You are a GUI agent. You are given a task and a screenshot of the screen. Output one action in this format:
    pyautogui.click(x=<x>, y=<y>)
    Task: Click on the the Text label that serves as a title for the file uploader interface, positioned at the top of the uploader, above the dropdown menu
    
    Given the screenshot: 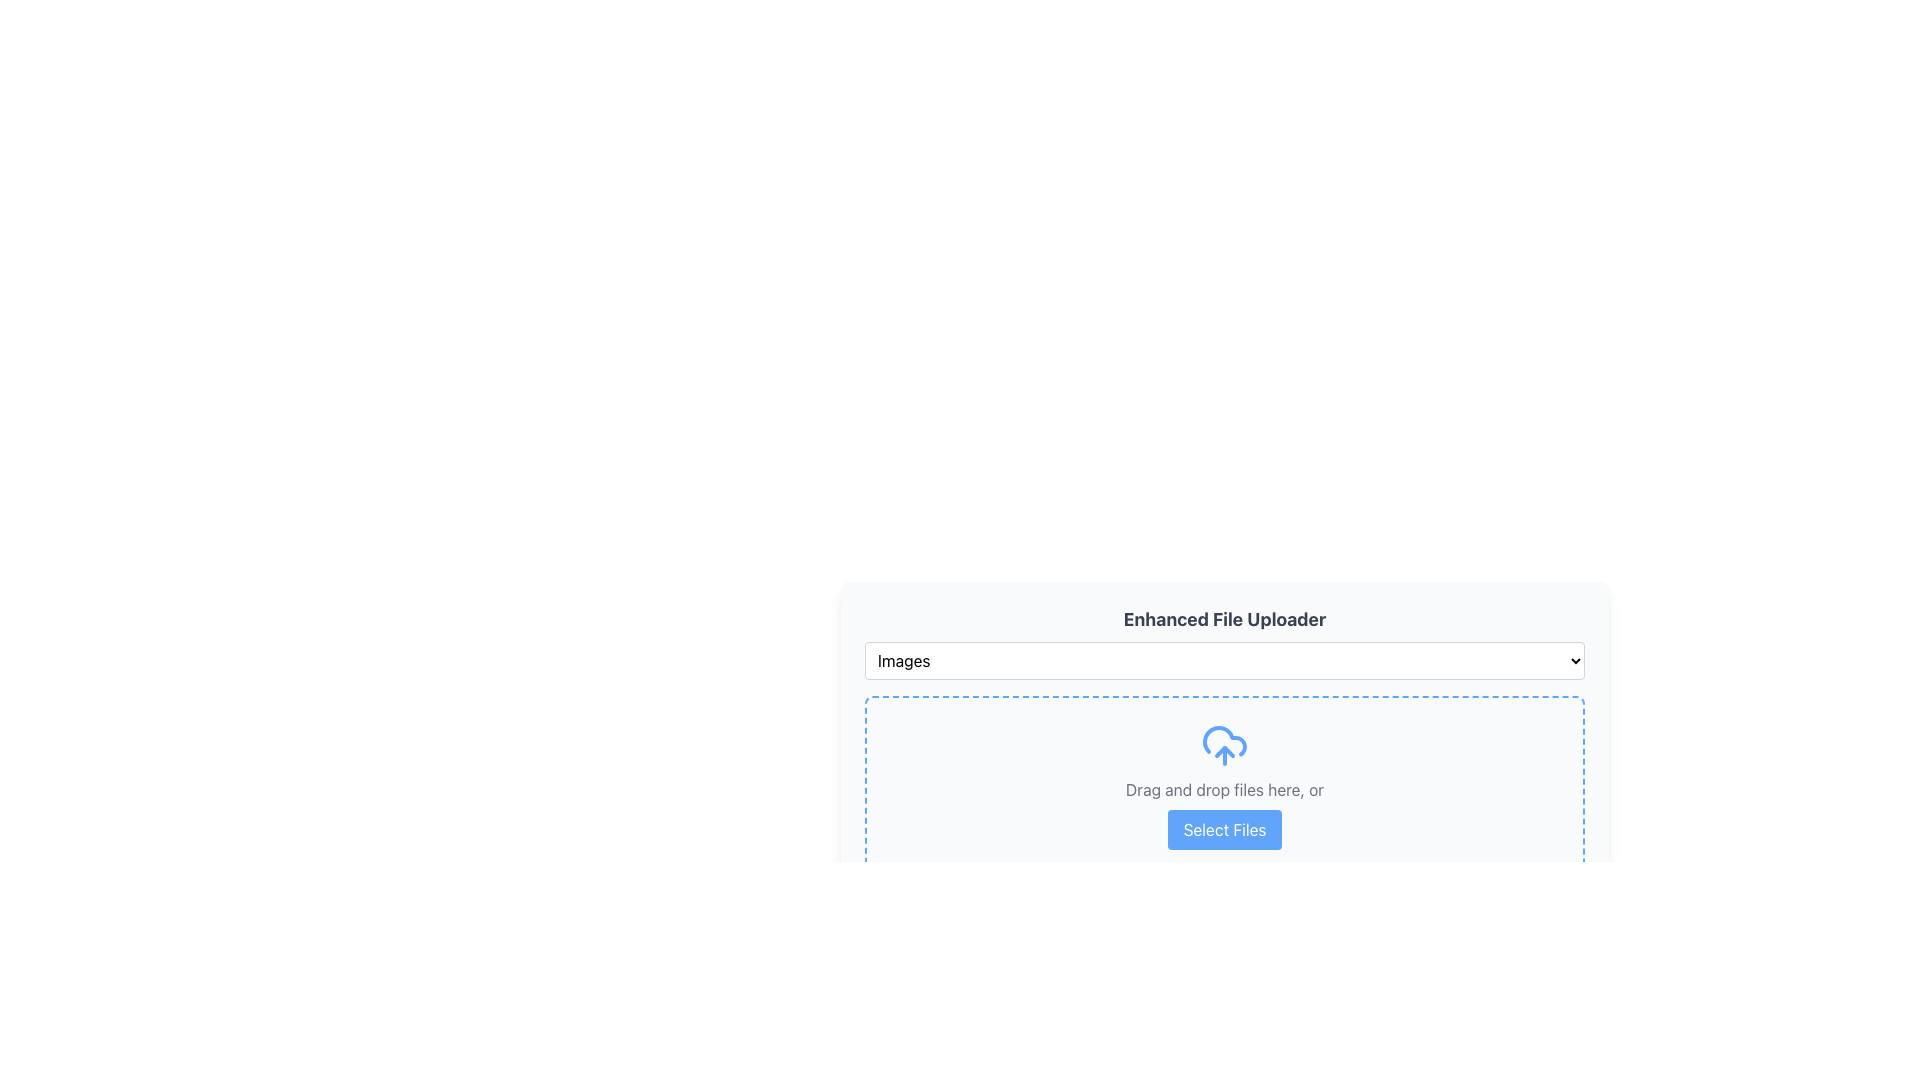 What is the action you would take?
    pyautogui.click(x=1223, y=619)
    